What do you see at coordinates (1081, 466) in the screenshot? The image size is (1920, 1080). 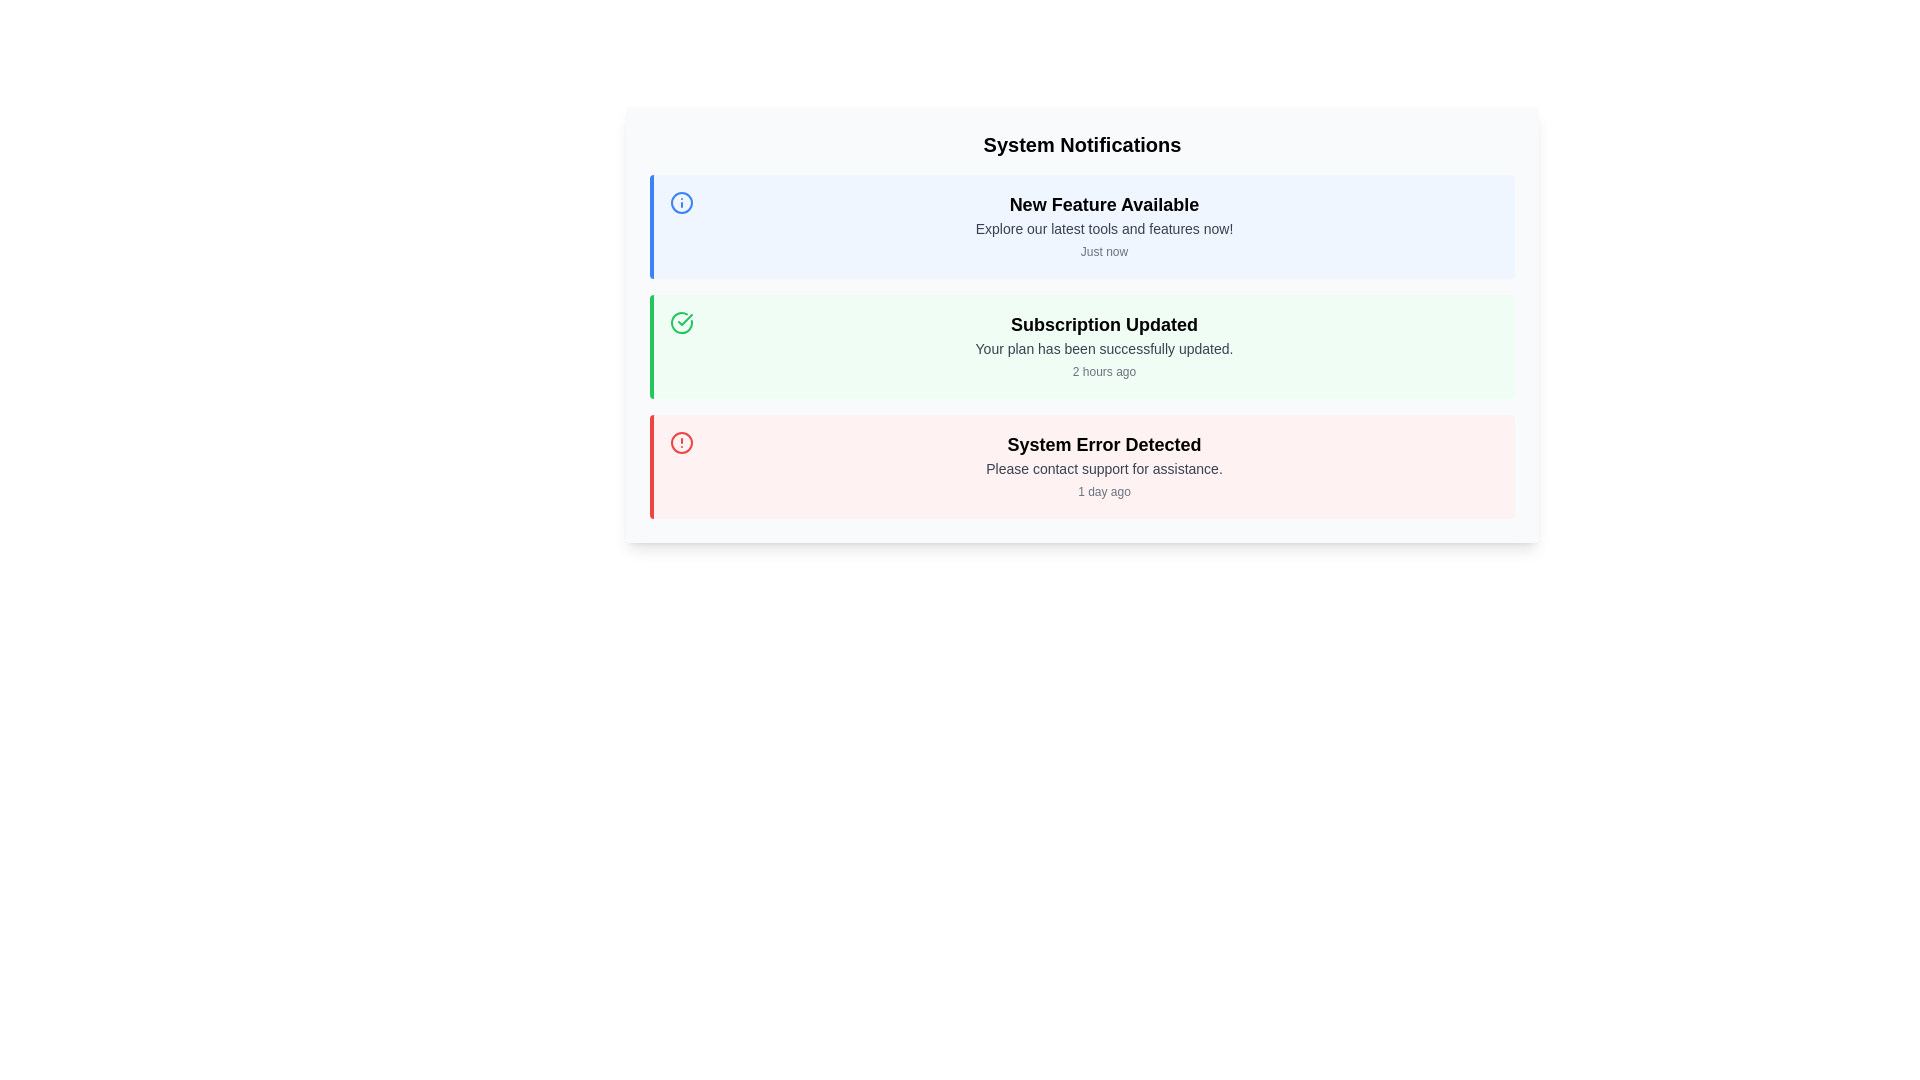 I see `the Notification card that informs the user of a system error, which is the third notification in the list` at bounding box center [1081, 466].